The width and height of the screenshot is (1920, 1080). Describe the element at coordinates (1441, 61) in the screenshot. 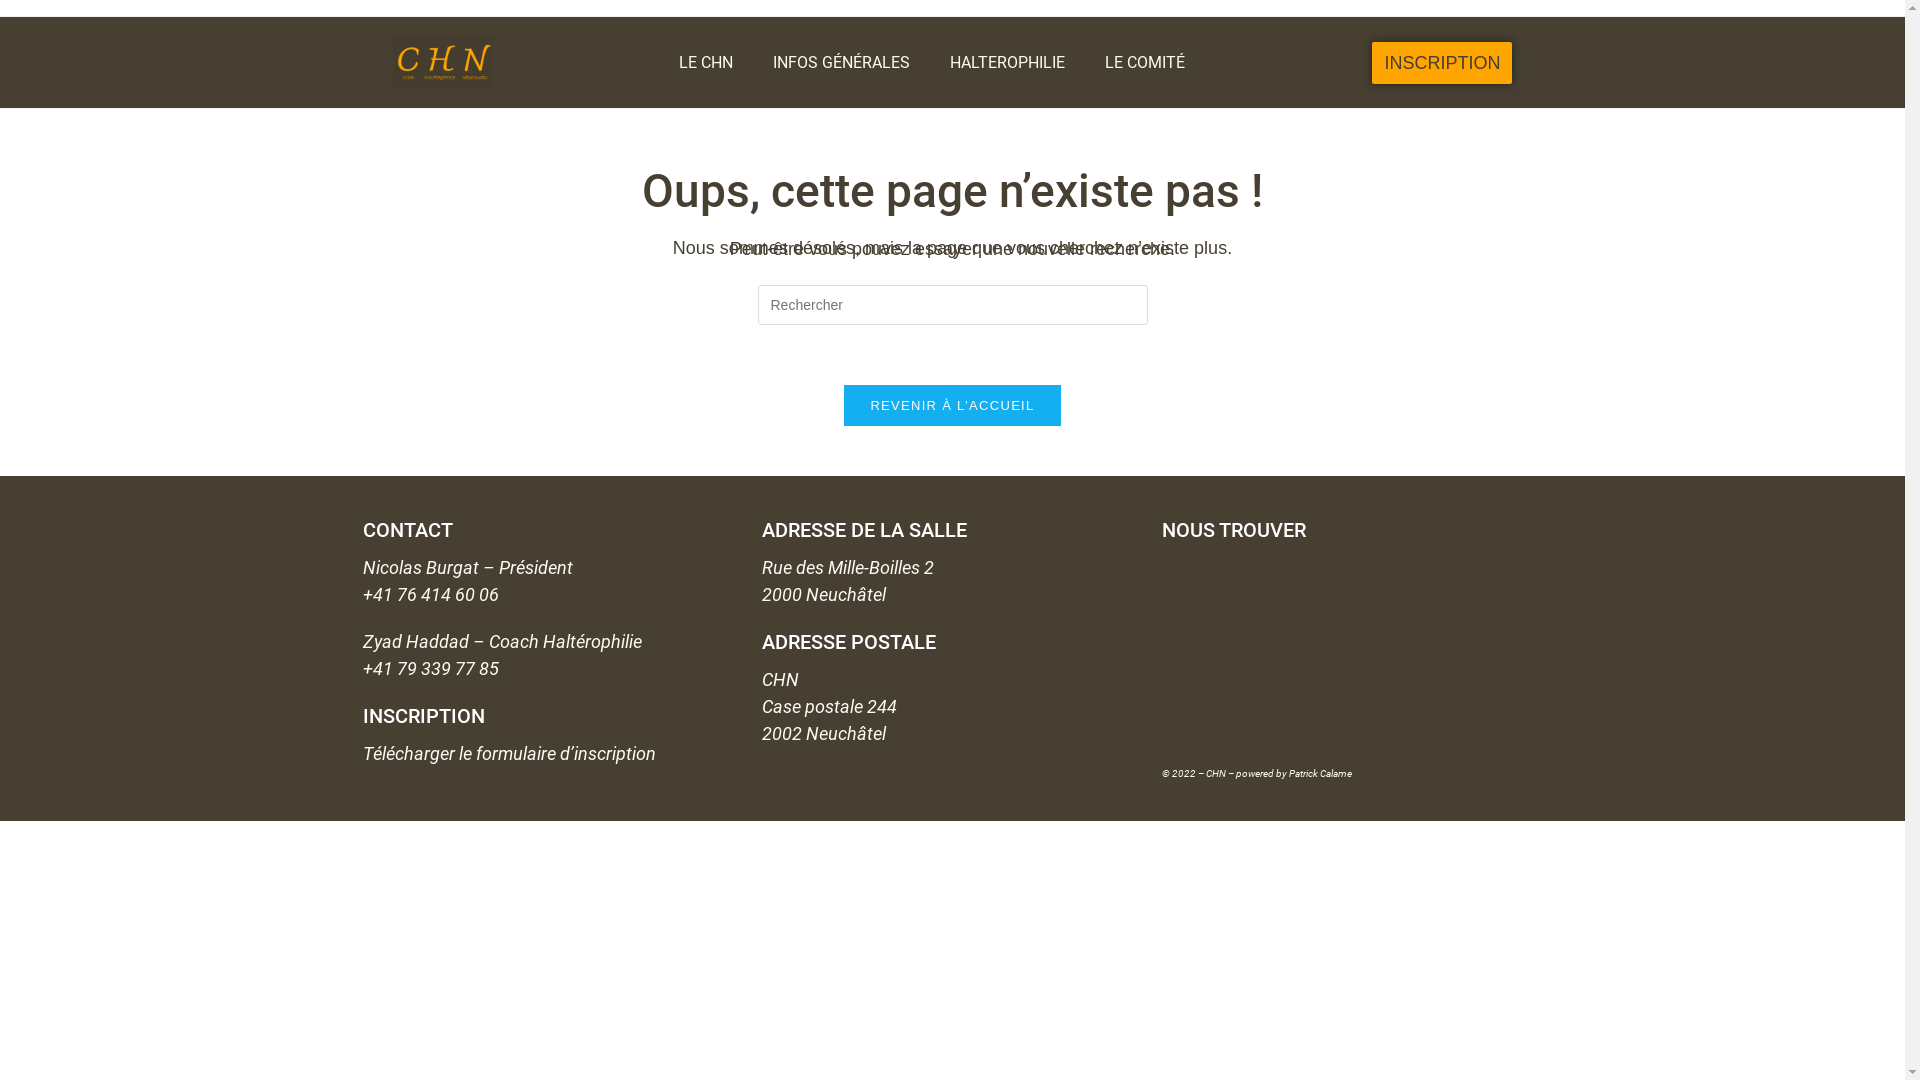

I see `'INSCRIPTION'` at that location.